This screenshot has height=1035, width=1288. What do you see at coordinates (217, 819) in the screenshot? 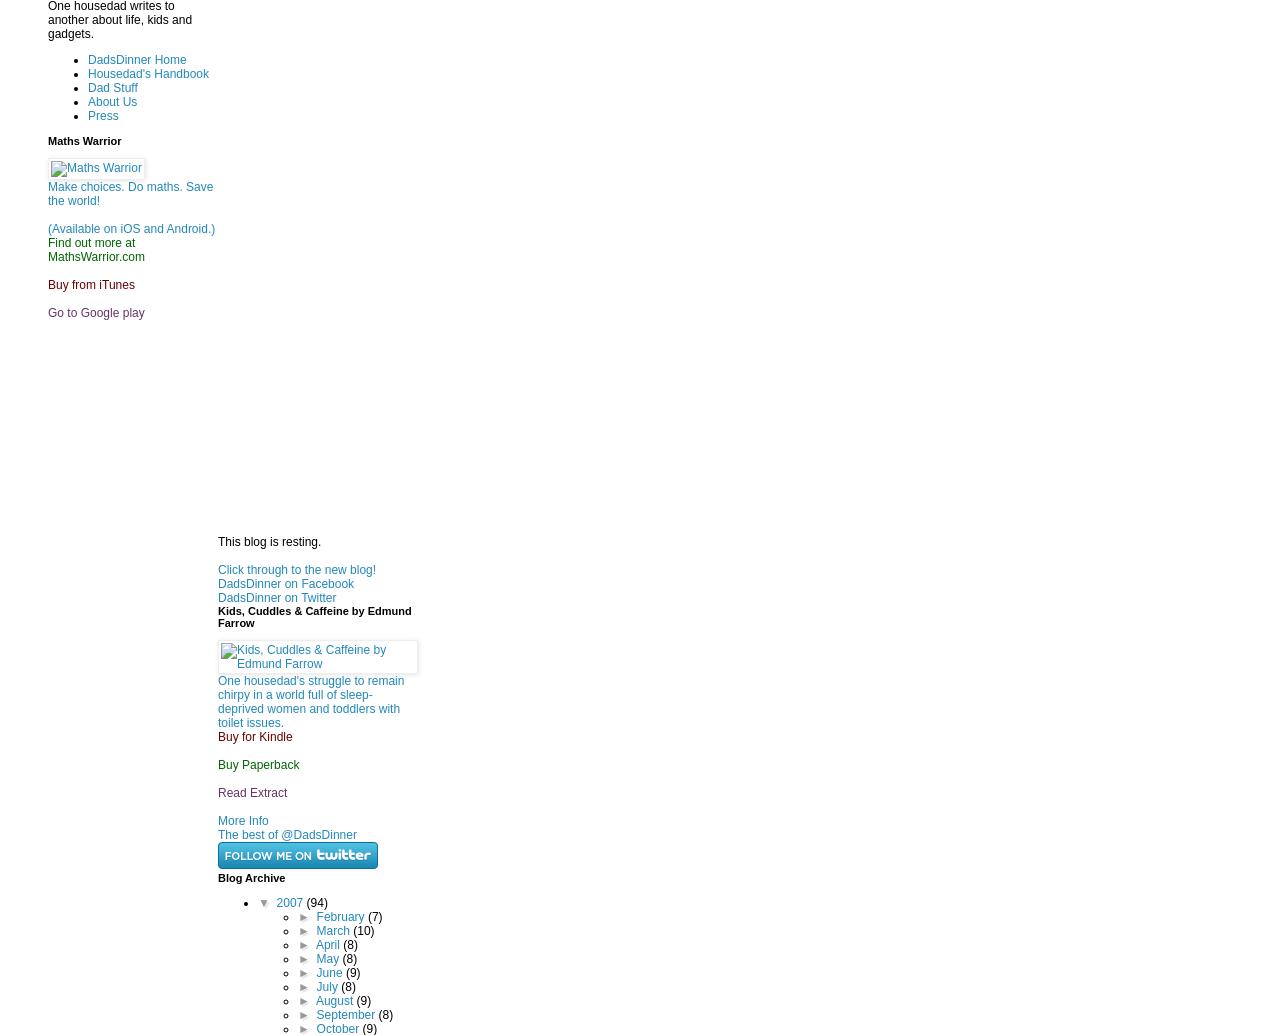
I see `'More Info'` at bounding box center [217, 819].